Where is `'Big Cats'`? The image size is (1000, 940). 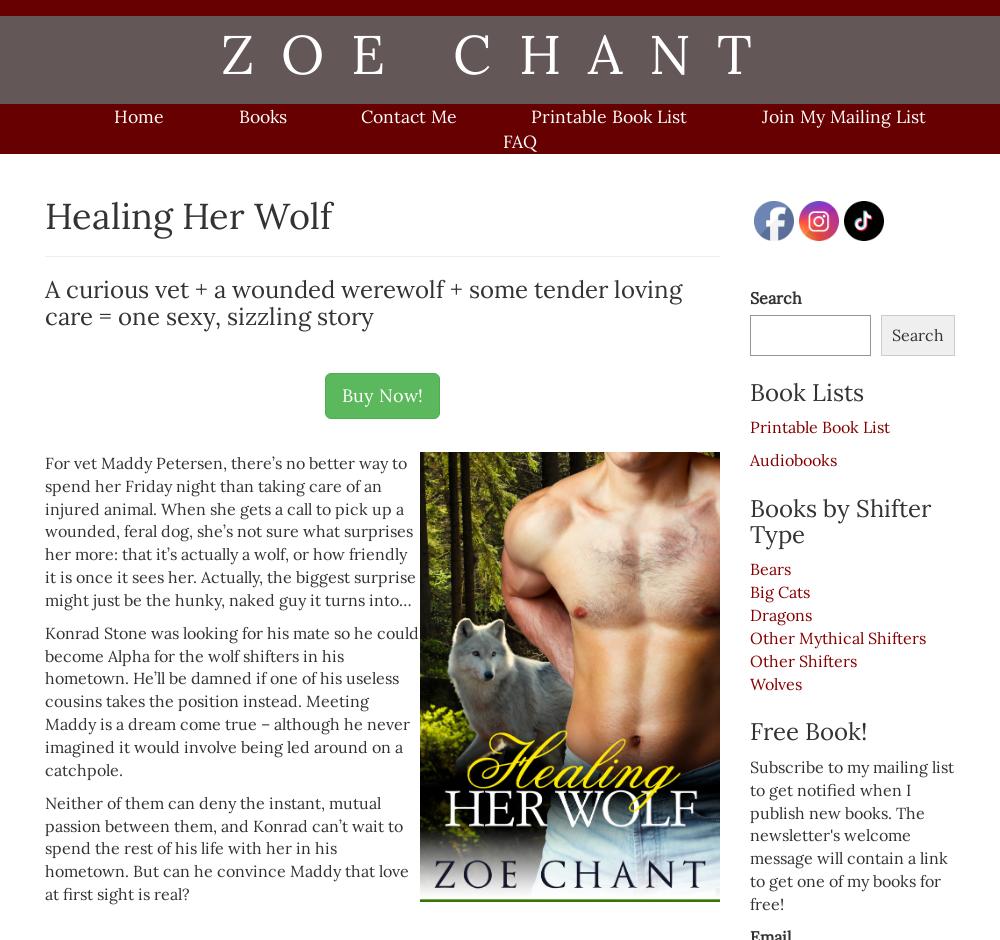
'Big Cats' is located at coordinates (780, 591).